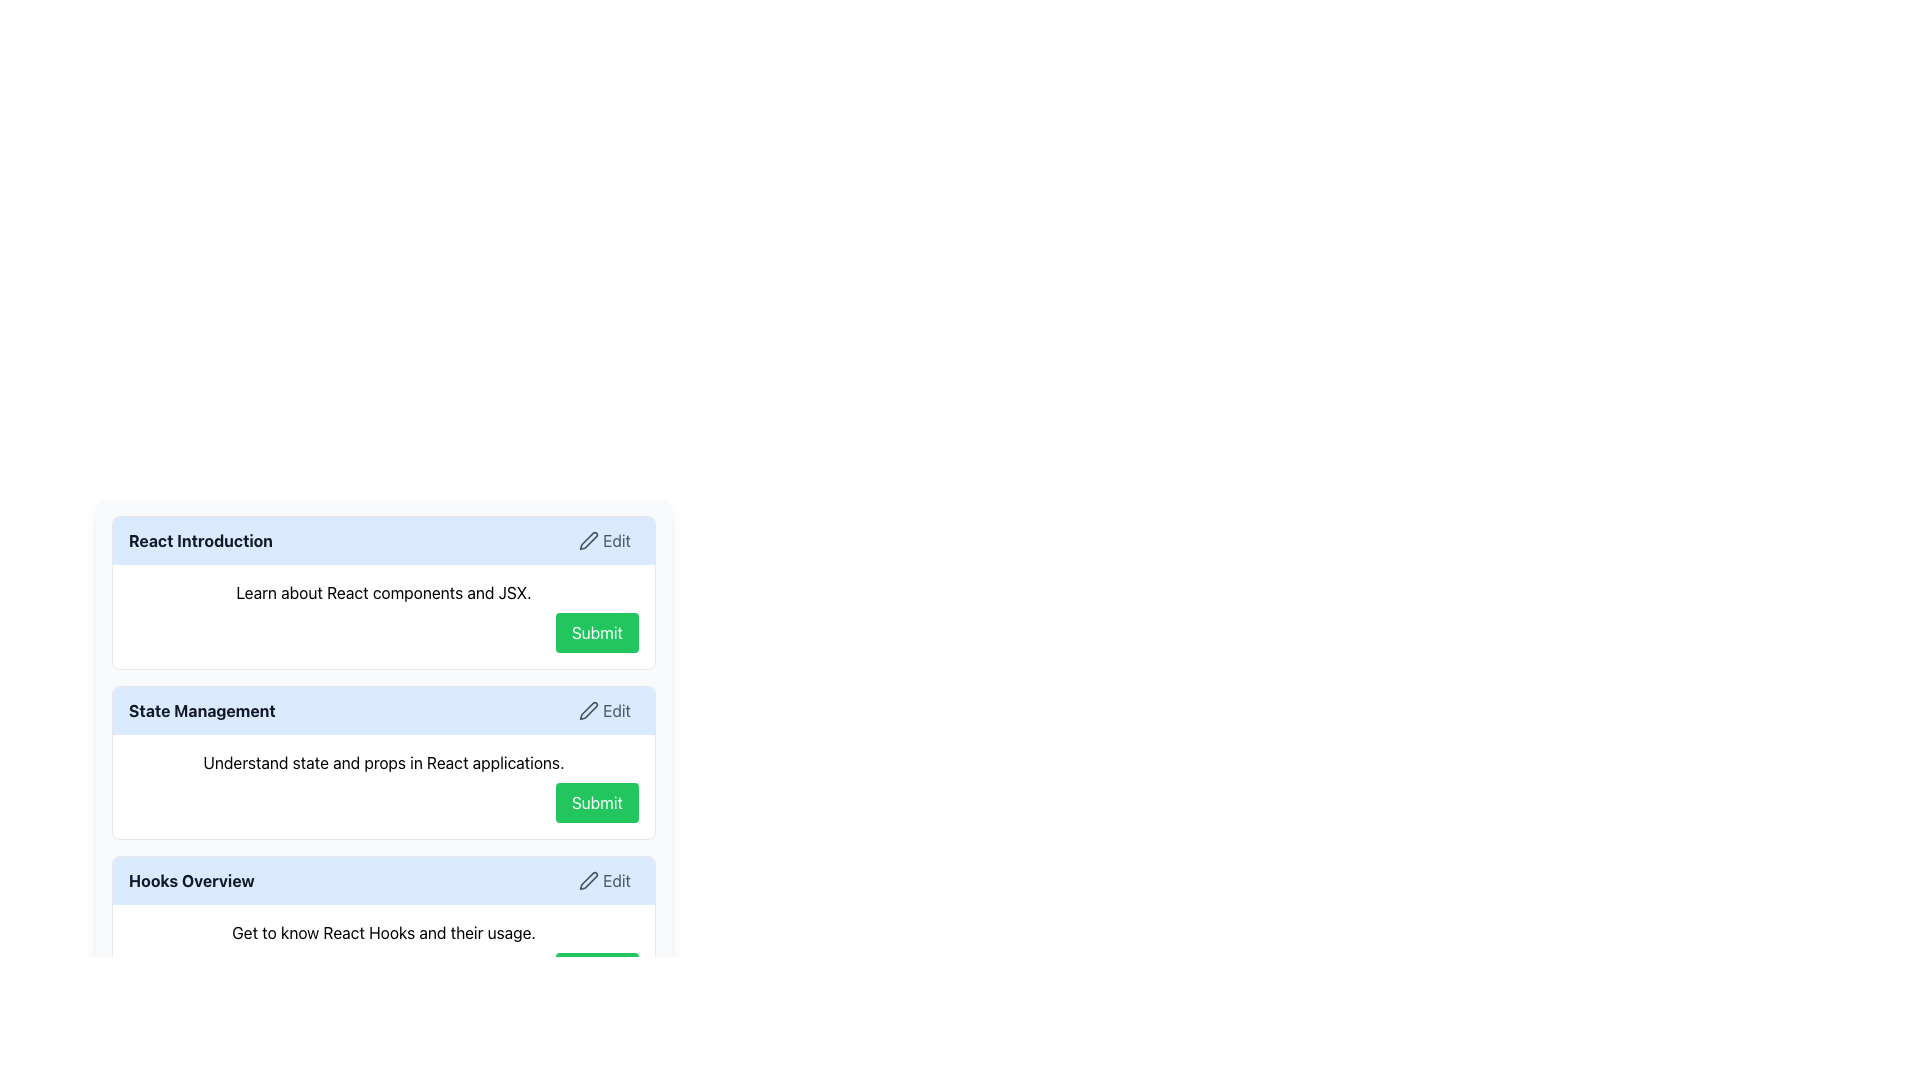 Image resolution: width=1920 pixels, height=1080 pixels. What do you see at coordinates (603, 709) in the screenshot?
I see `the 'Edit' button located in the top-right corner of the 'State Management' section` at bounding box center [603, 709].